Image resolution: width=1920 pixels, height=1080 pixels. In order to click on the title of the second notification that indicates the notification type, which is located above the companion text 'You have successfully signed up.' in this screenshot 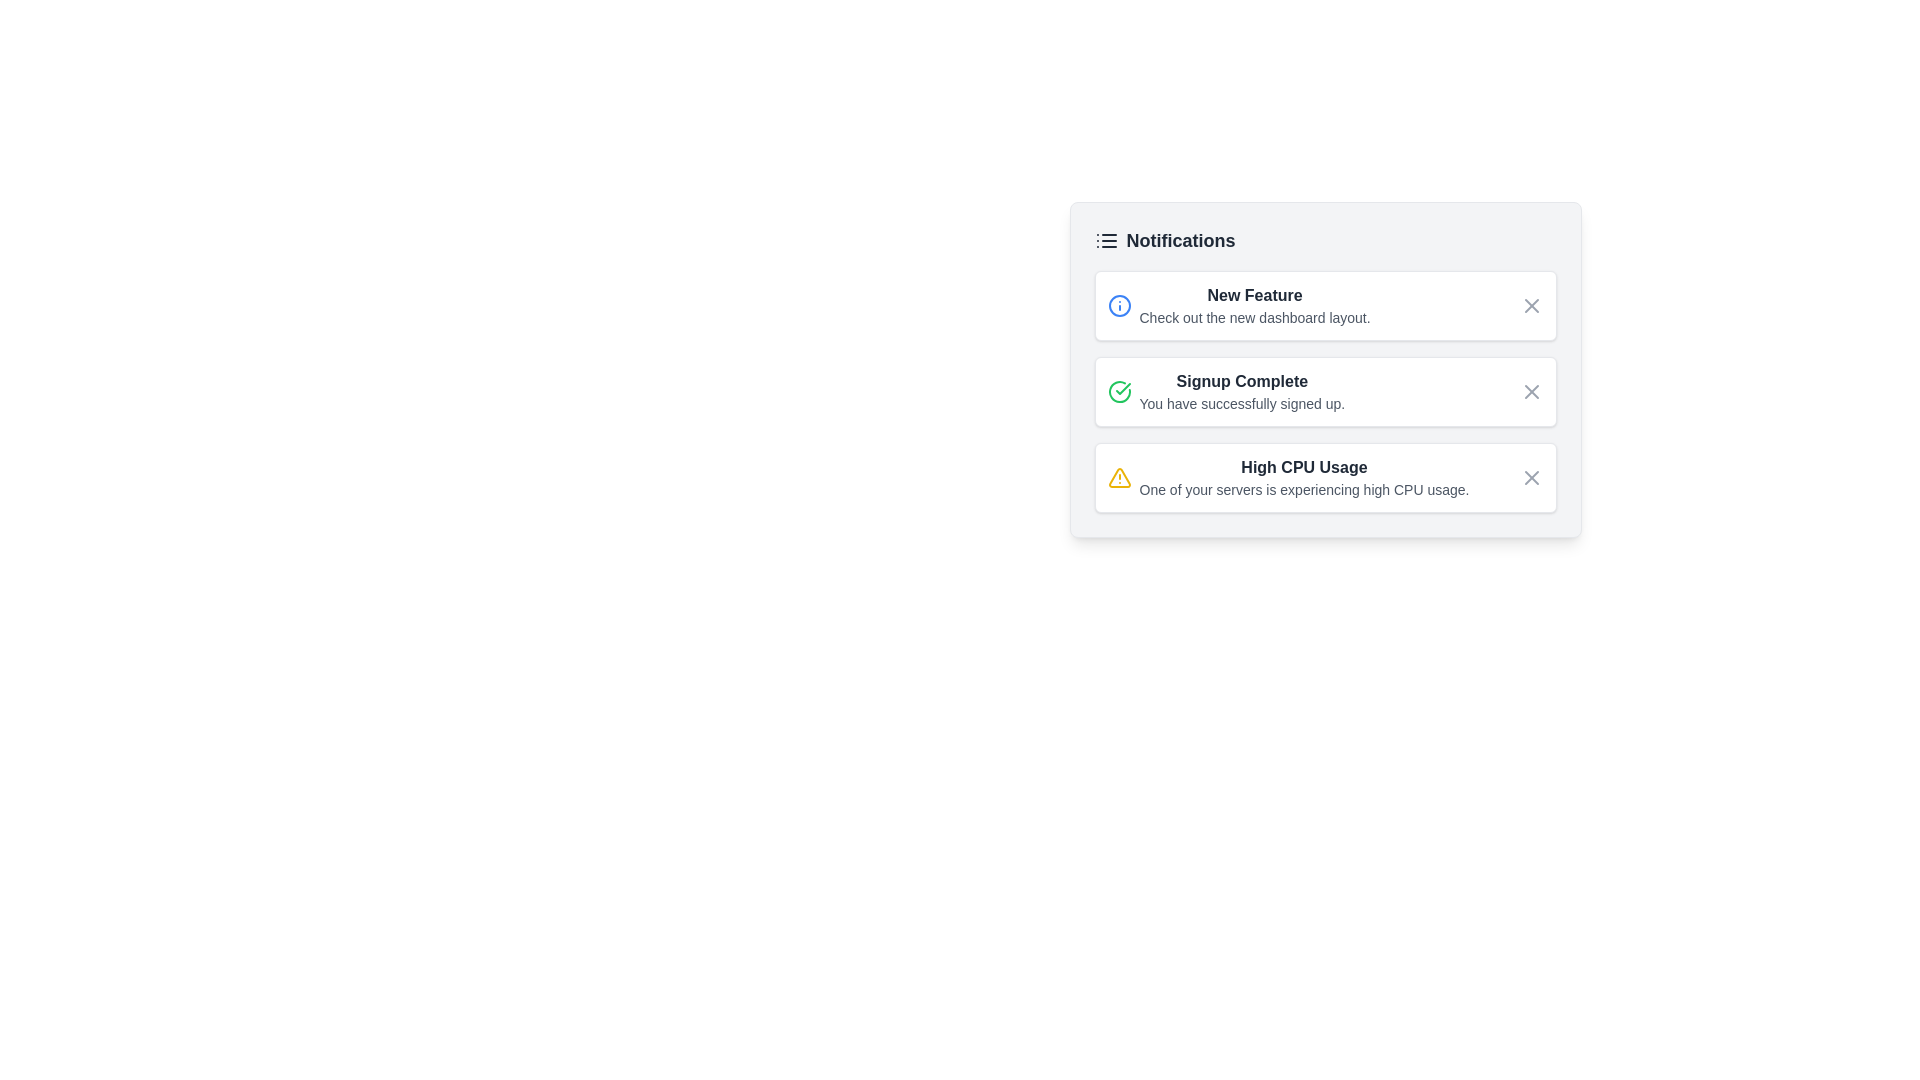, I will do `click(1241, 381)`.